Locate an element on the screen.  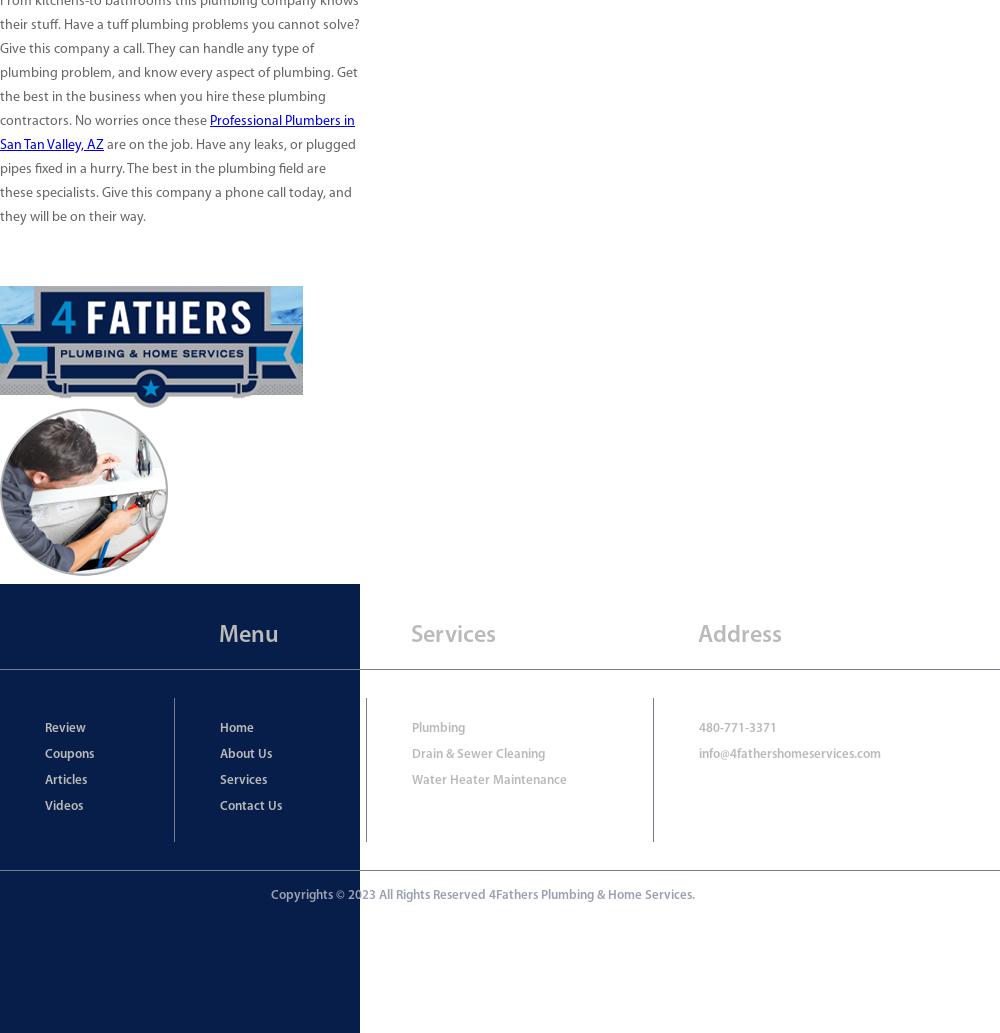
'Water Heater Maintenance' is located at coordinates (487, 780).